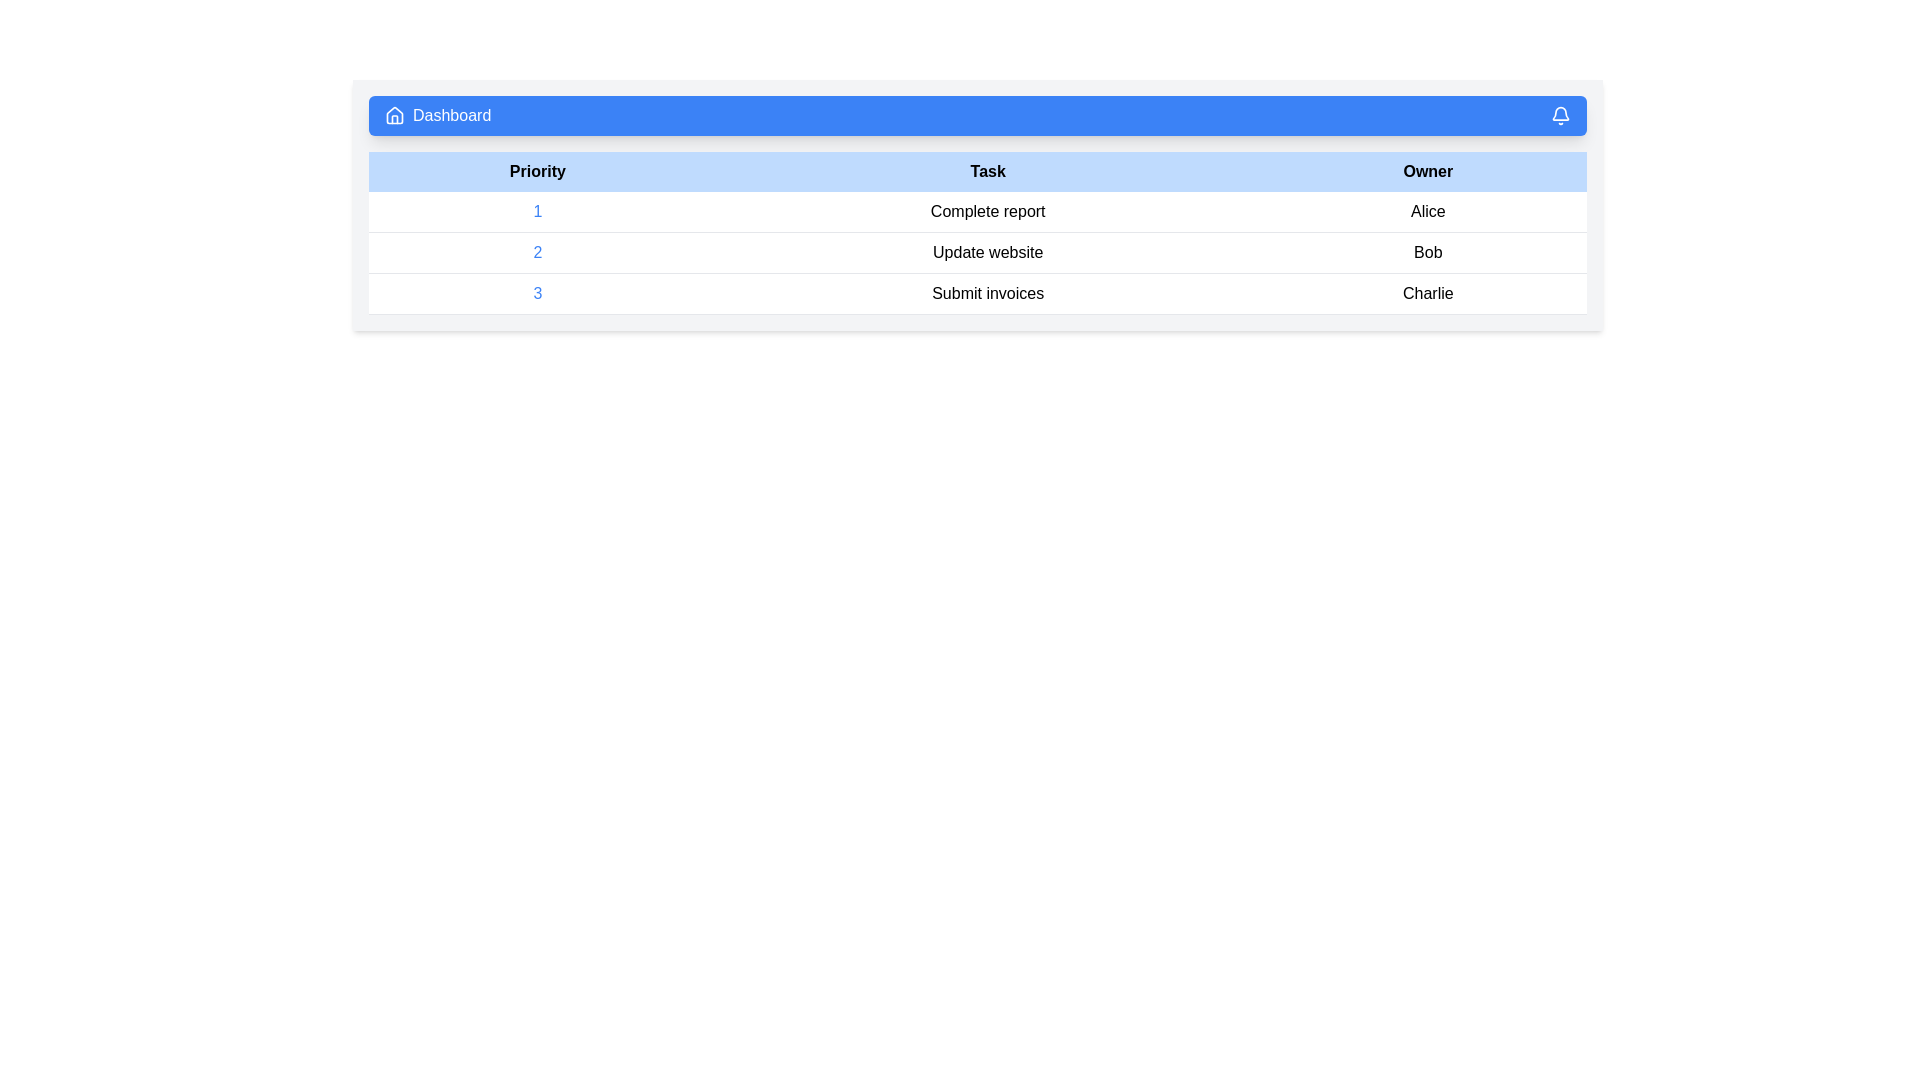 This screenshot has width=1920, height=1080. I want to click on the blue bell icon in the top-right corner of the application interface, so click(1559, 113).